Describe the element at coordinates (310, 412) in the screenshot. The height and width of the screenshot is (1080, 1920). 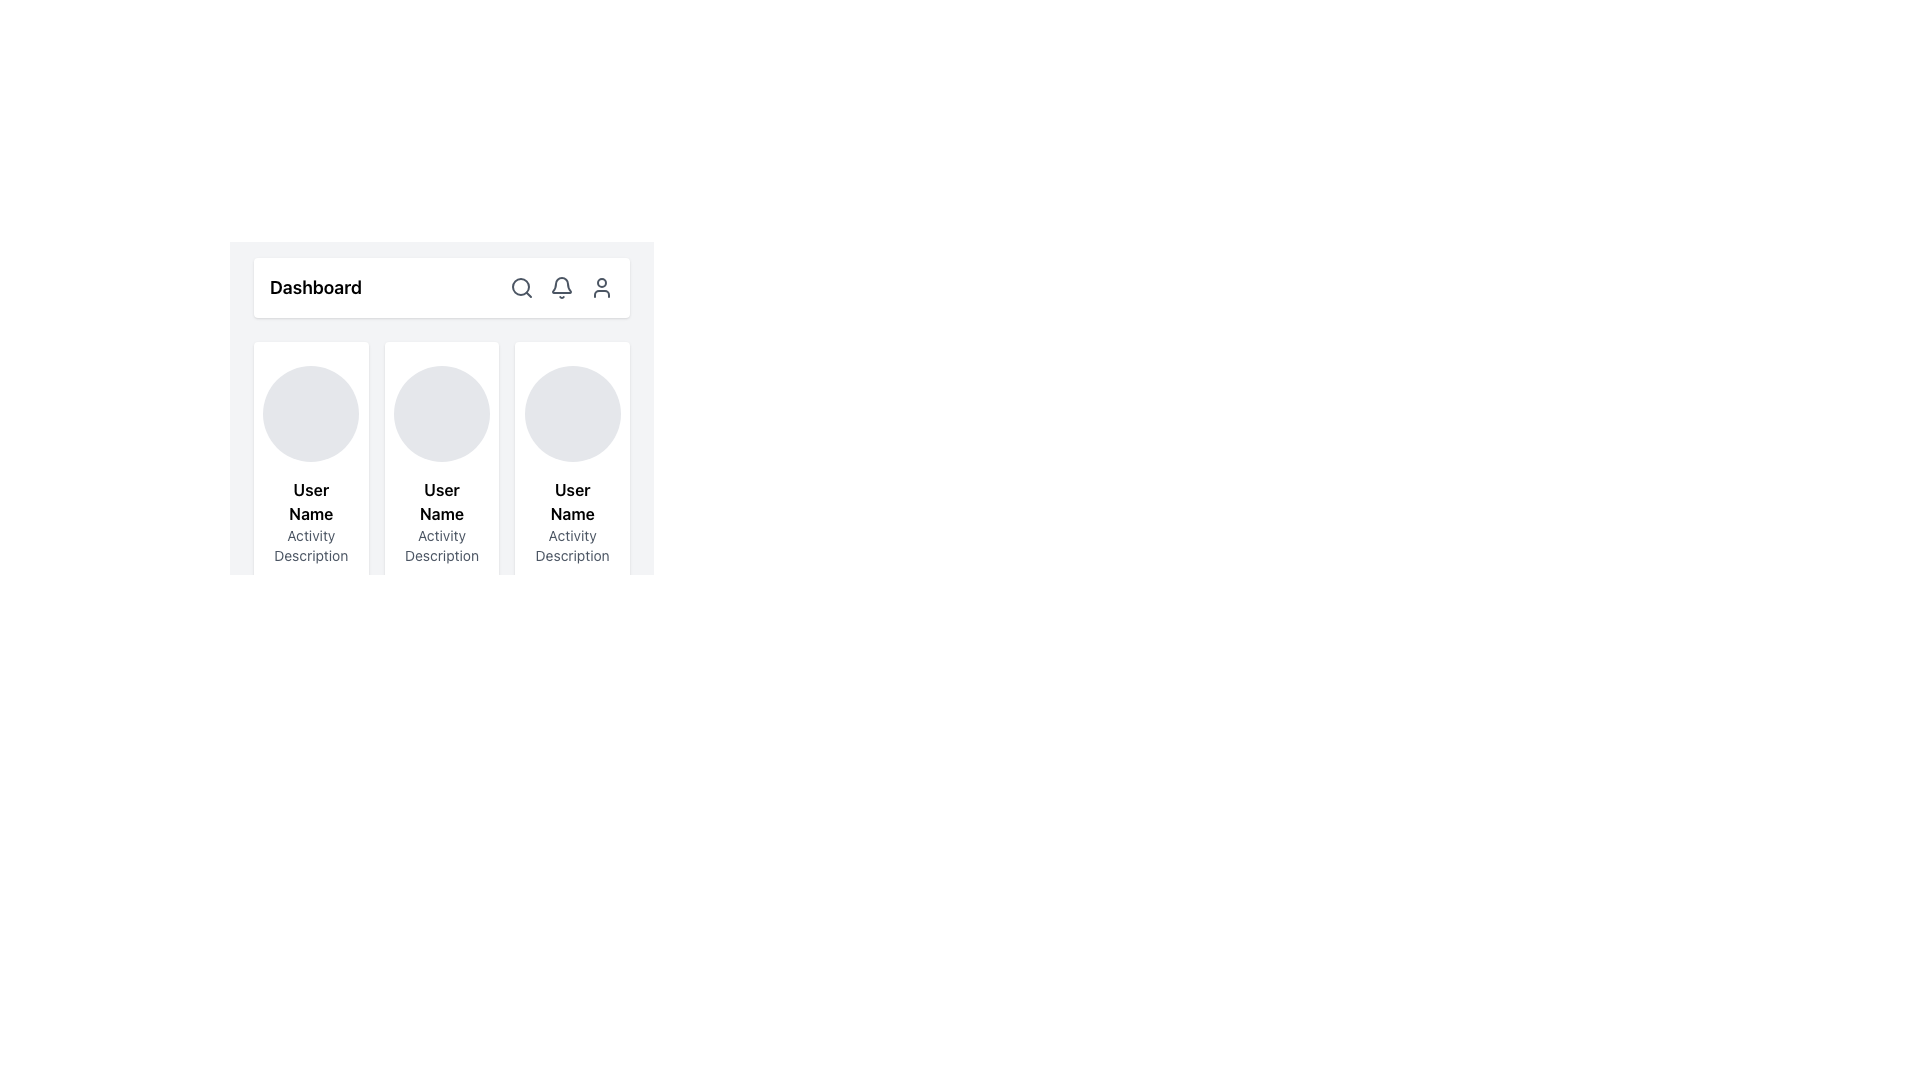
I see `the static placeholder element for the user profile picture located at the top of the leftmost card in a horizontal array` at that location.